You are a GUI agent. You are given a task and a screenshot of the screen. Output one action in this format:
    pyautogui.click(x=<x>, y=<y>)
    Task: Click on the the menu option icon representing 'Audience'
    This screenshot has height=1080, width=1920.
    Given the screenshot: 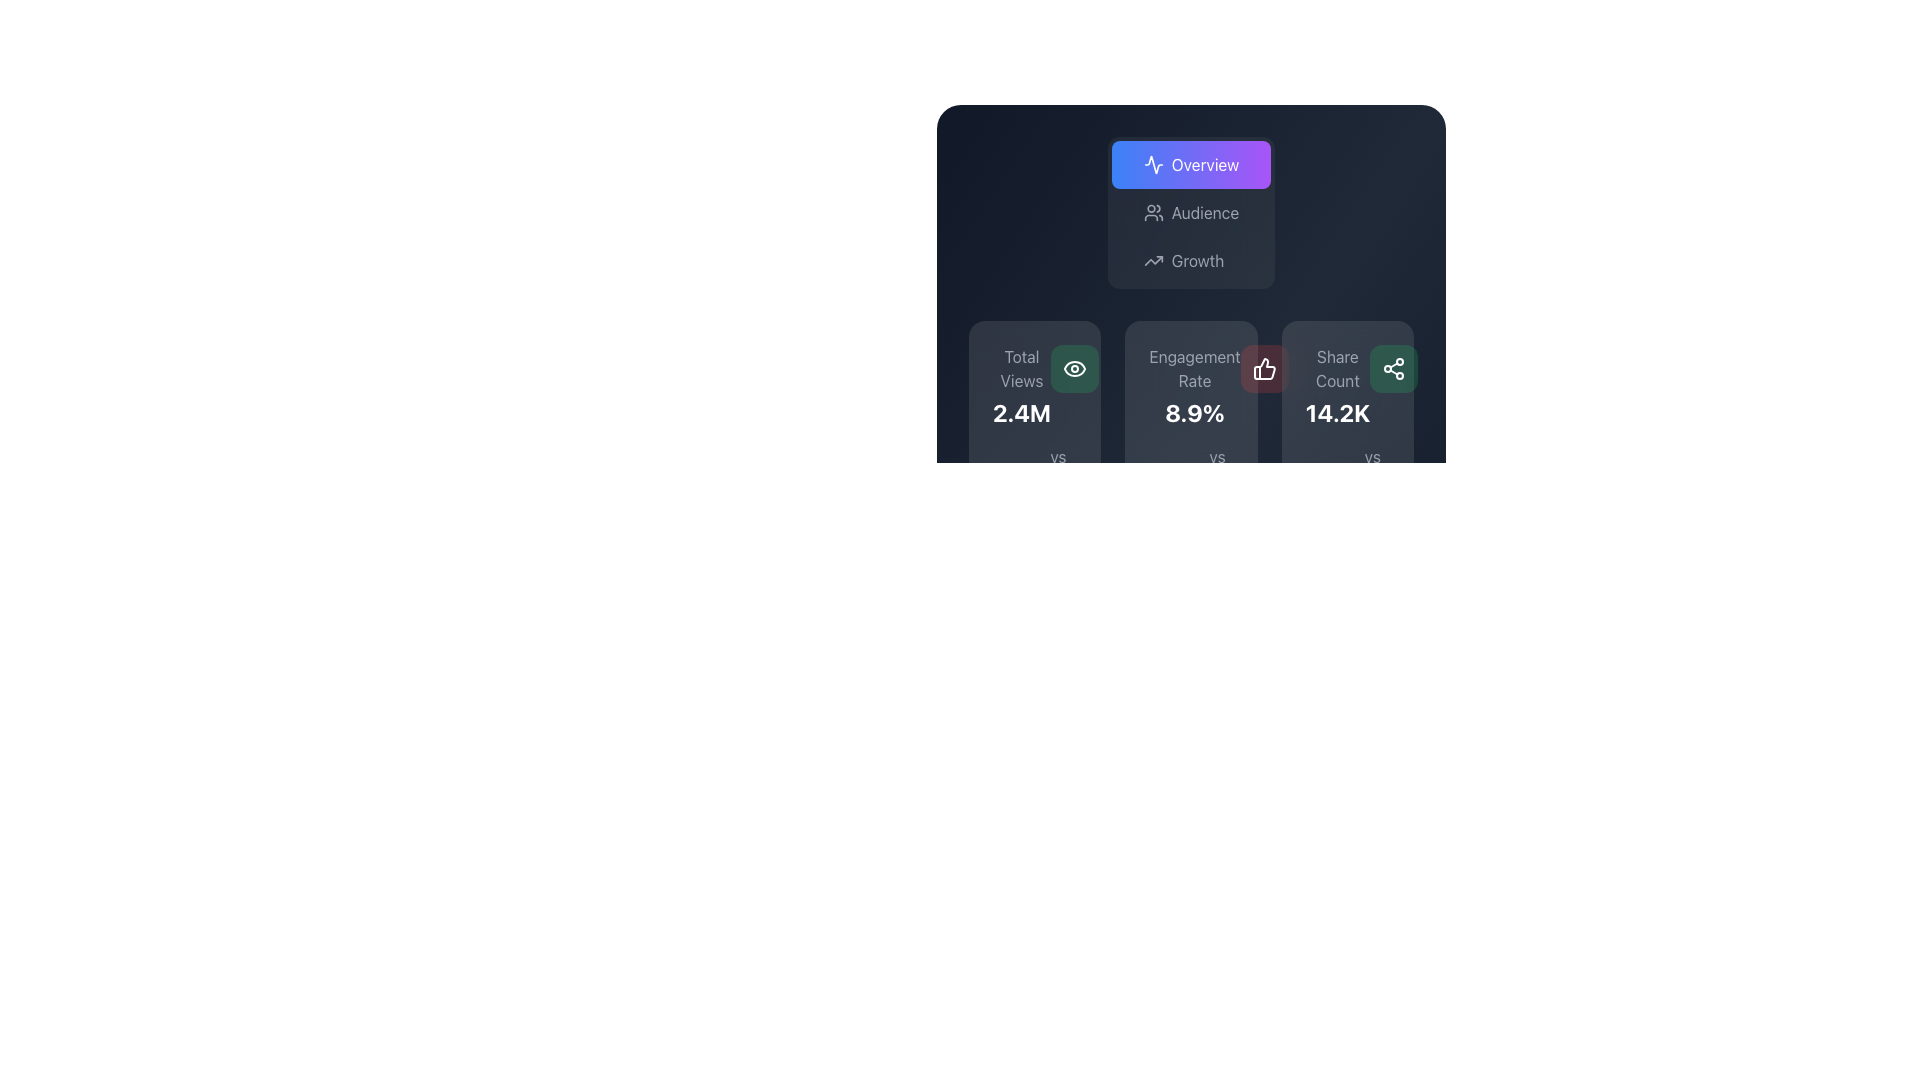 What is the action you would take?
    pyautogui.click(x=1153, y=212)
    